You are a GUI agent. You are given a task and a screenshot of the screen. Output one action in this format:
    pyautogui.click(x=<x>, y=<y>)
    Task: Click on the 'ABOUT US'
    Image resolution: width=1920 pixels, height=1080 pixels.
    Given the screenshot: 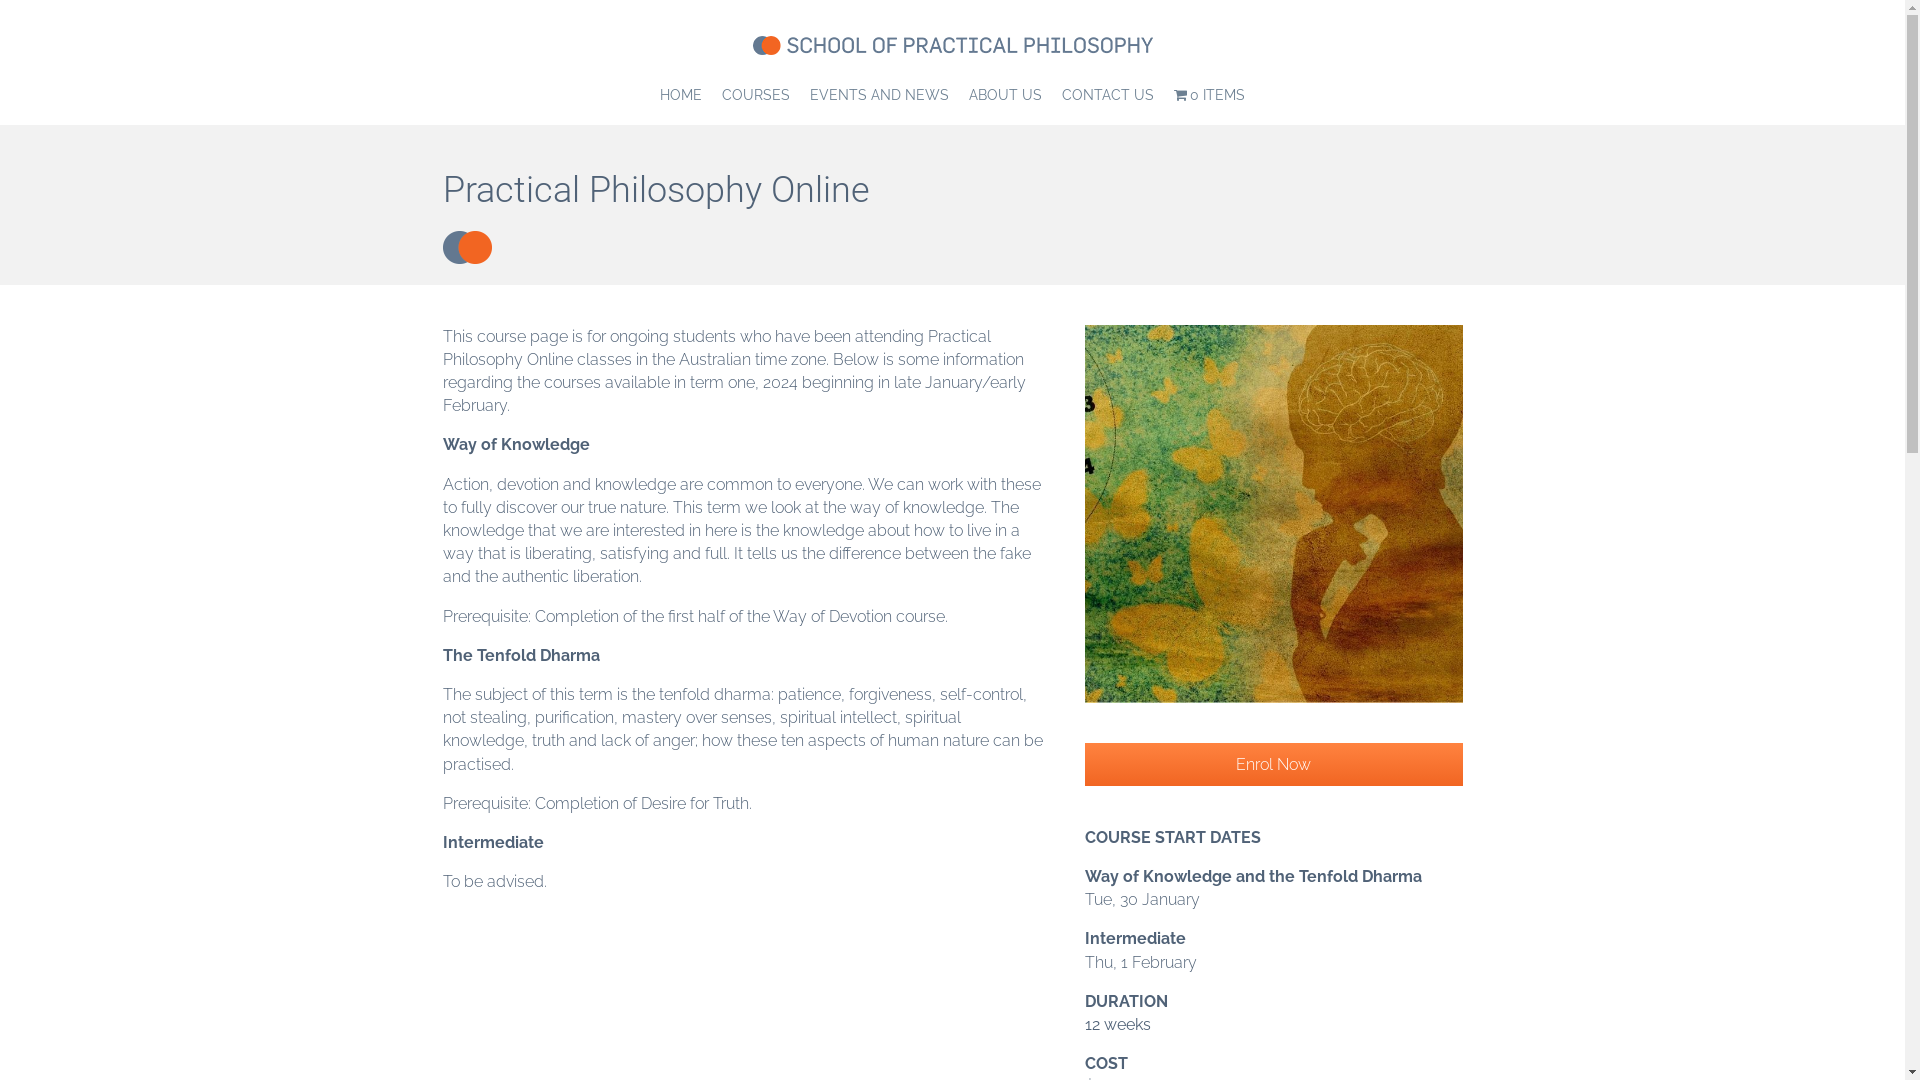 What is the action you would take?
    pyautogui.click(x=1005, y=95)
    